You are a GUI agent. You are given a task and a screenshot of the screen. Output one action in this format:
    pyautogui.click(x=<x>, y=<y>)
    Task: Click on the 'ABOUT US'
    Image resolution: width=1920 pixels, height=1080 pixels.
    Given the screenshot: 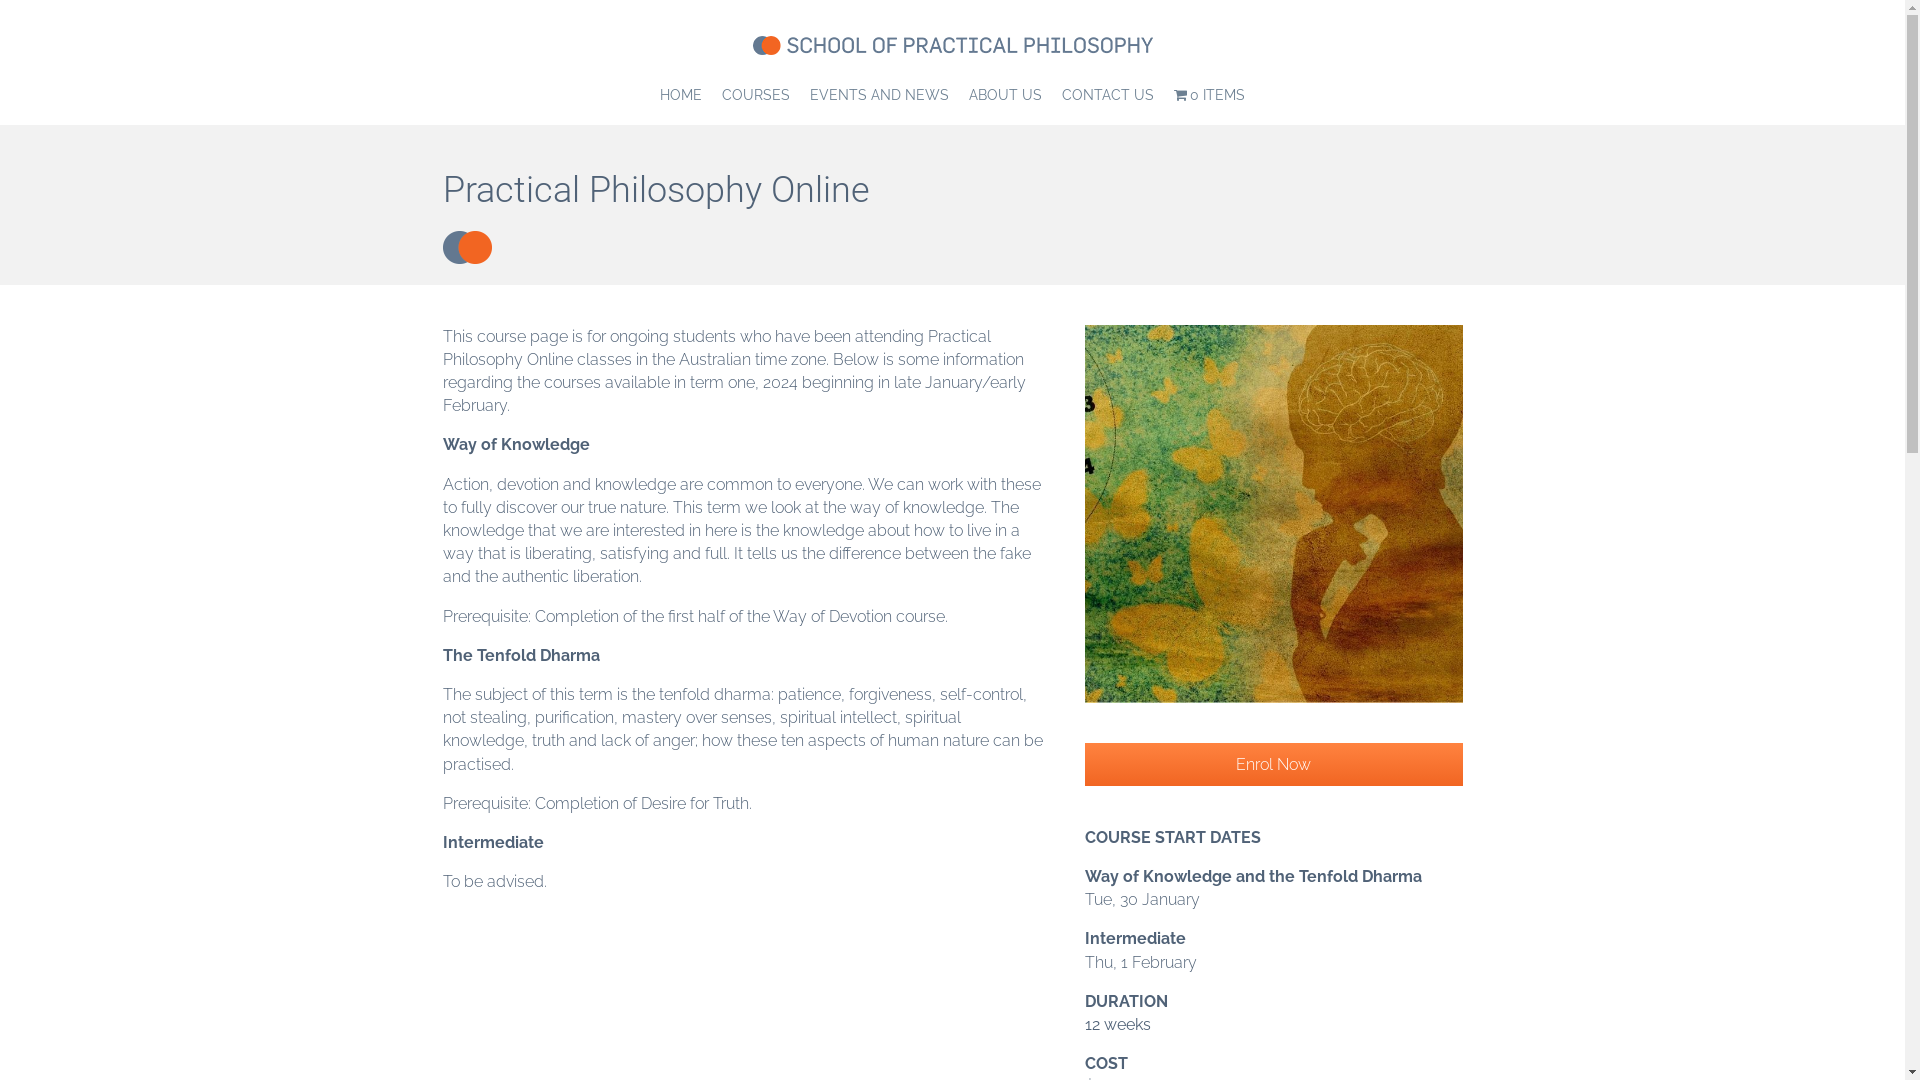 What is the action you would take?
    pyautogui.click(x=1005, y=95)
    